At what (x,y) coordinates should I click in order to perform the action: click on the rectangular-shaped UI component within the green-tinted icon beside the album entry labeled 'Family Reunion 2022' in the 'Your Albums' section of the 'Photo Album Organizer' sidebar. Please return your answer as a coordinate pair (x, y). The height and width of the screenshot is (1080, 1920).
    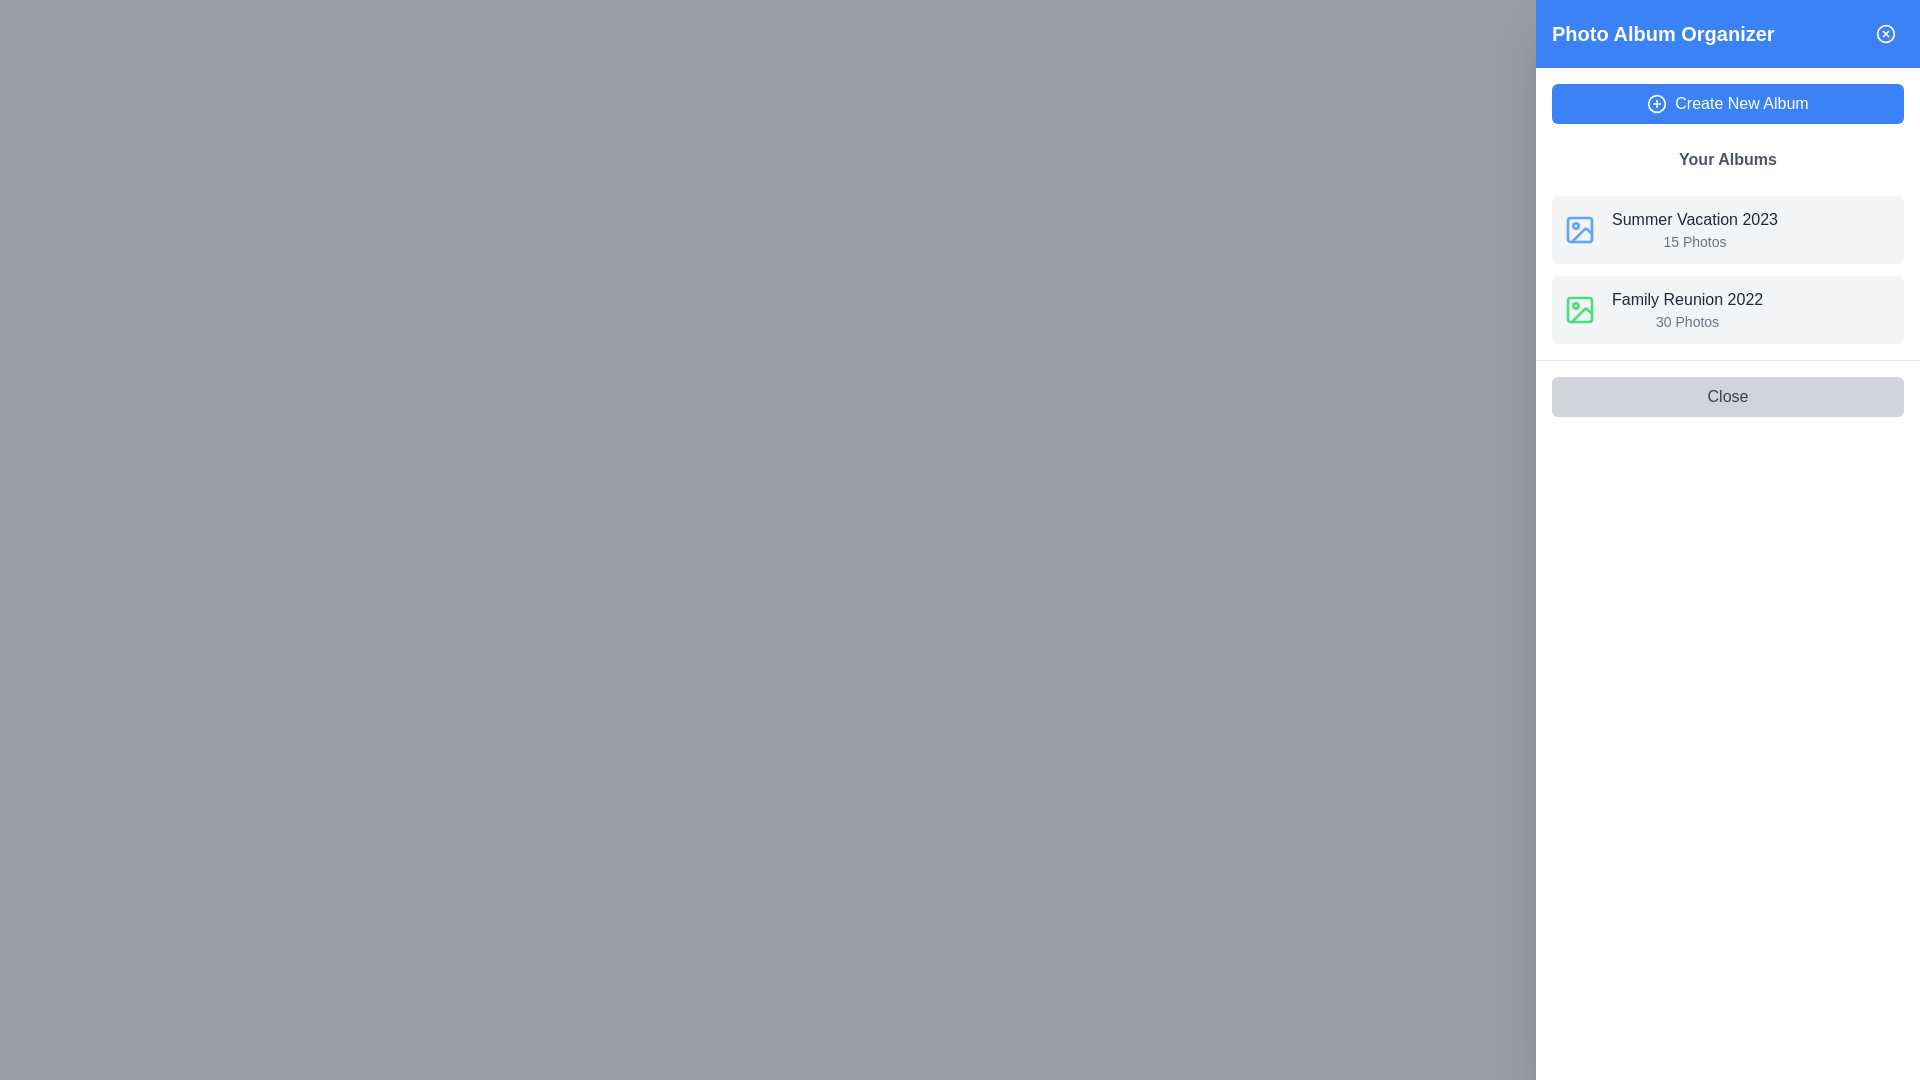
    Looking at the image, I should click on (1578, 309).